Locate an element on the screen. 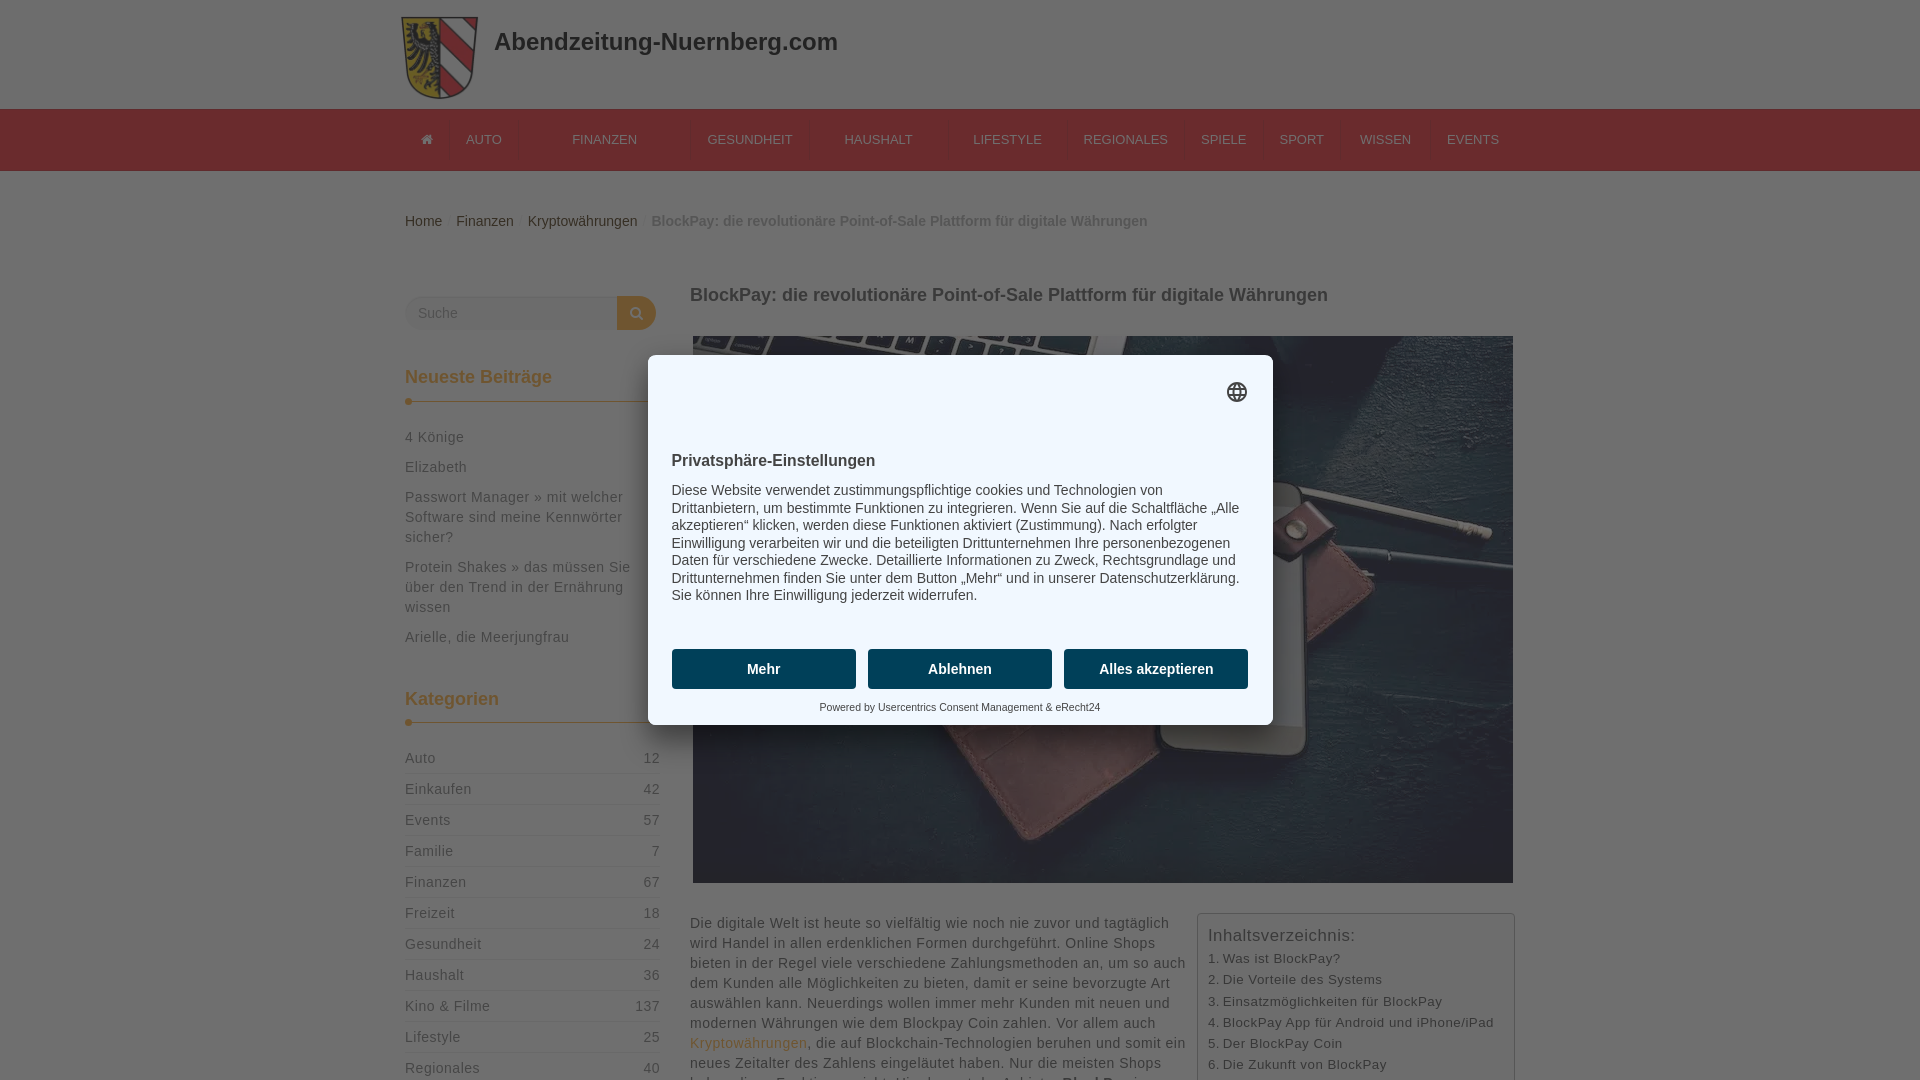  'WISSEN' is located at coordinates (1334, 138).